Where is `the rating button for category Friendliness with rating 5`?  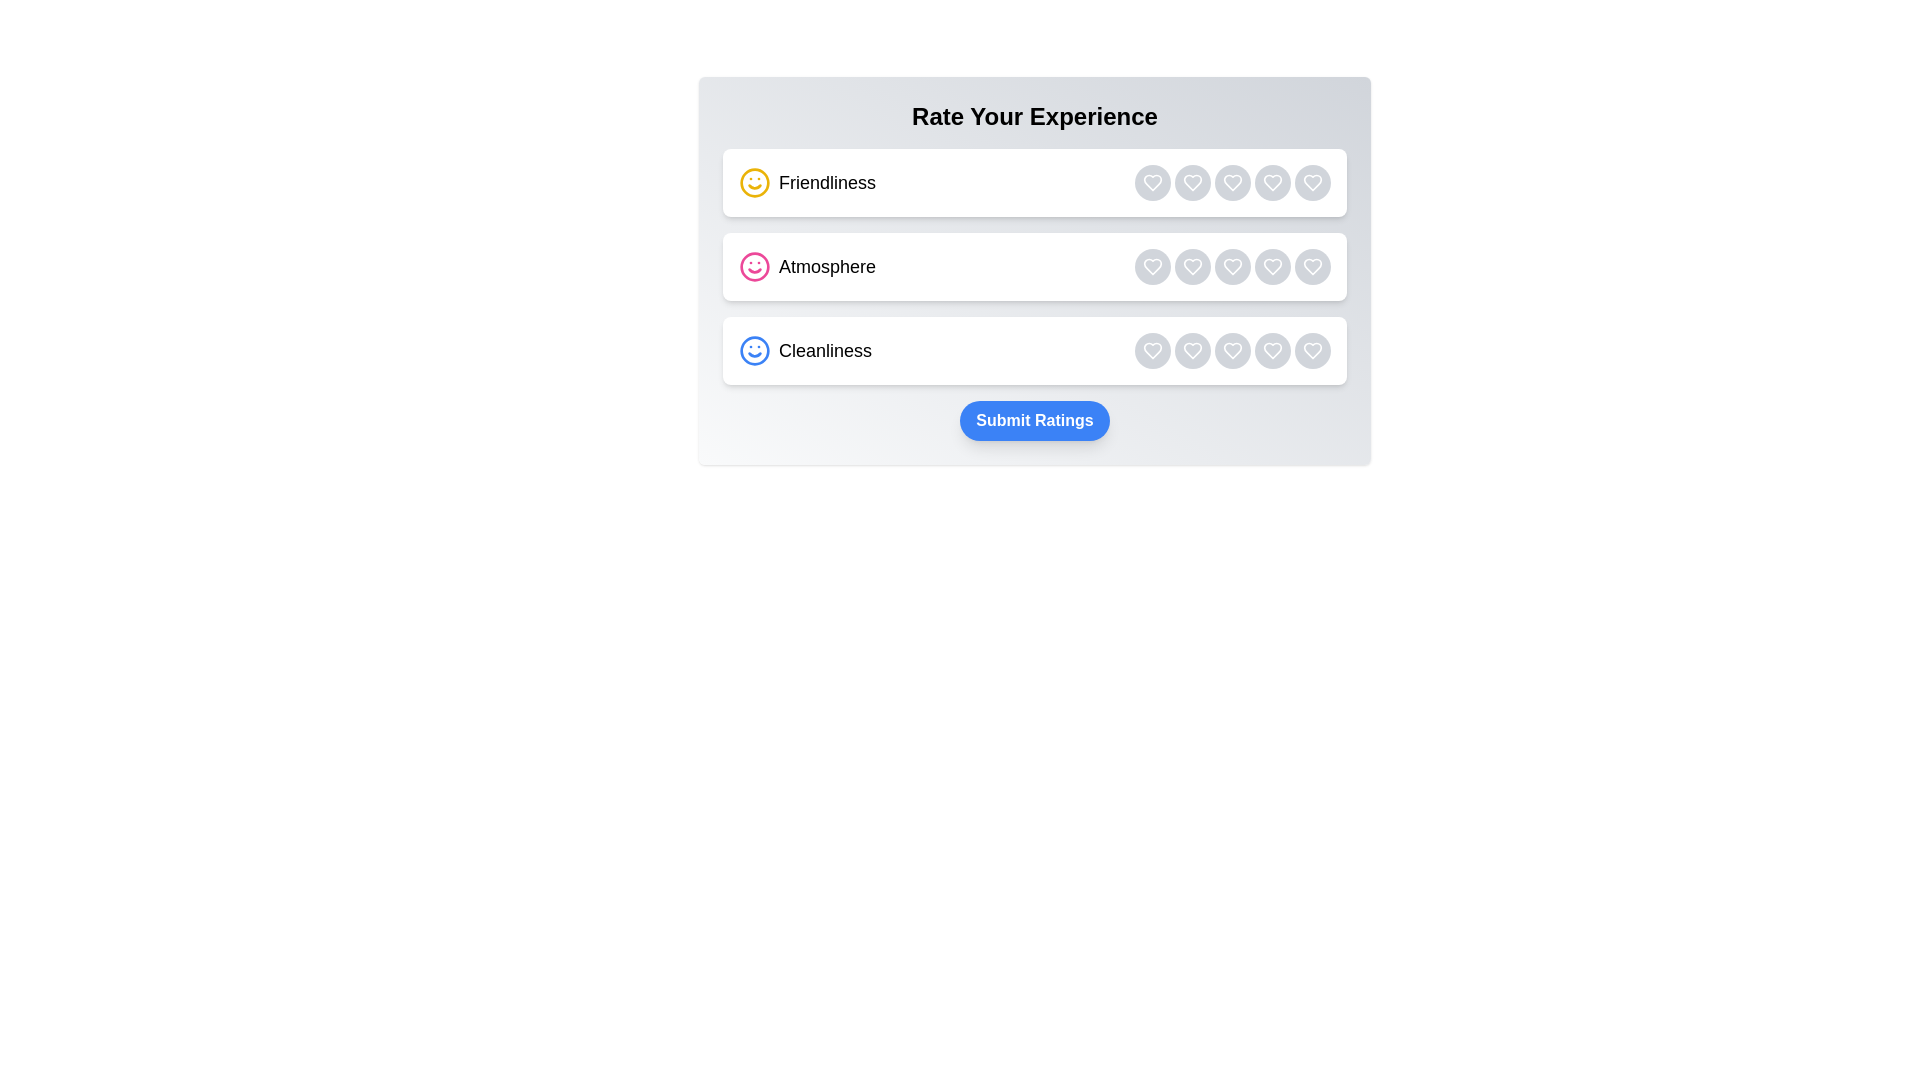
the rating button for category Friendliness with rating 5 is located at coordinates (1313, 182).